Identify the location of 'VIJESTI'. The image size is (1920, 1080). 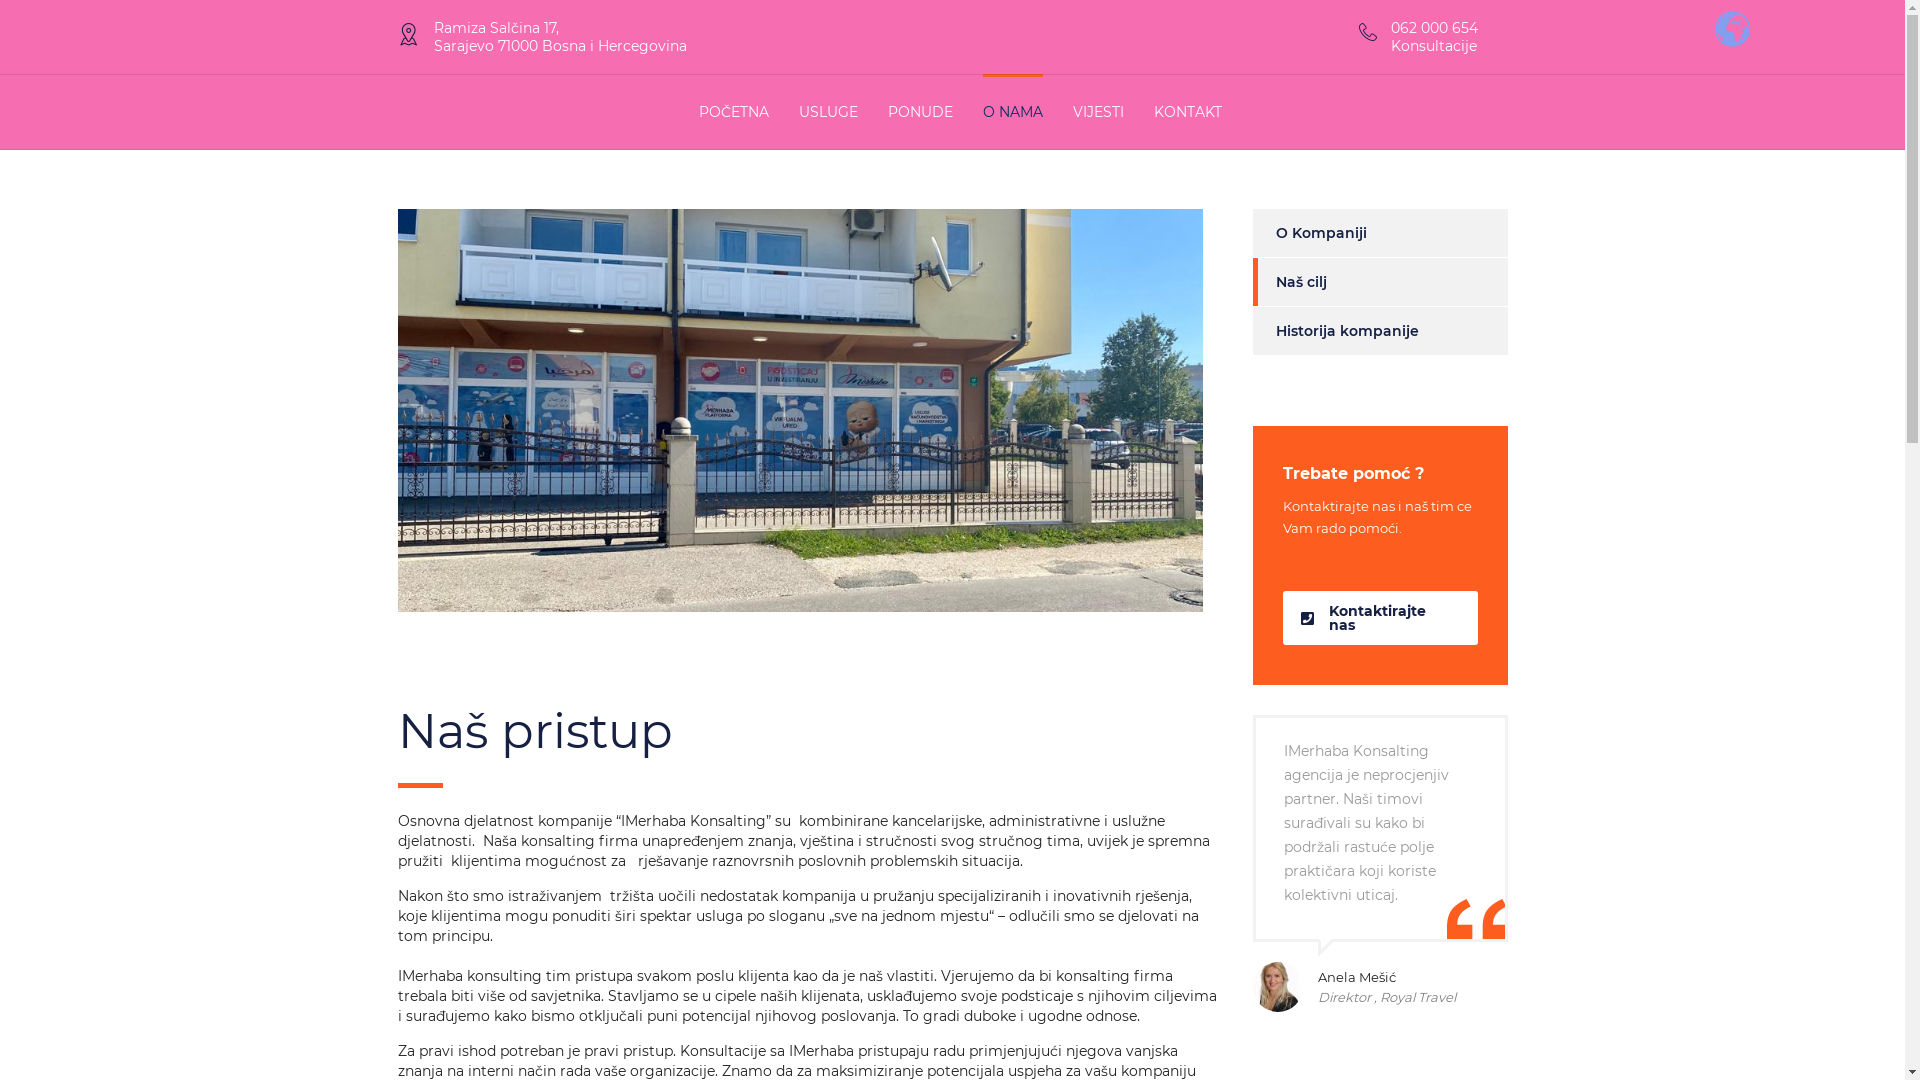
(1096, 111).